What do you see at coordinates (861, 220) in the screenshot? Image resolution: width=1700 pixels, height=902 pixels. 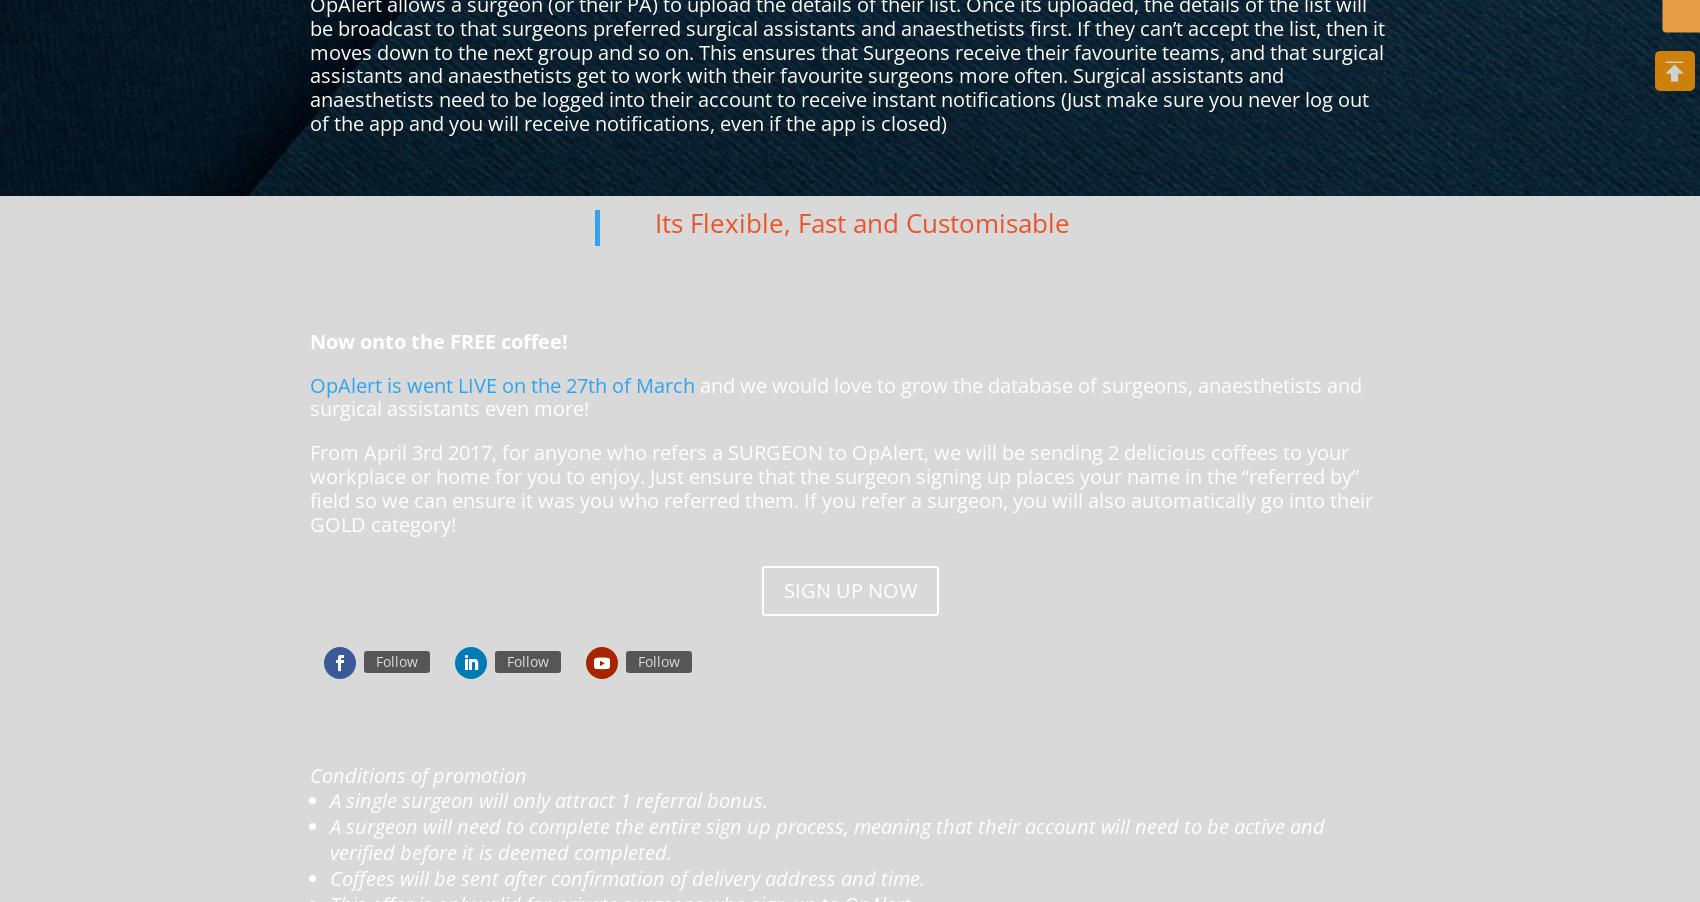 I see `'Its Flexible, Fast and Customisable'` at bounding box center [861, 220].